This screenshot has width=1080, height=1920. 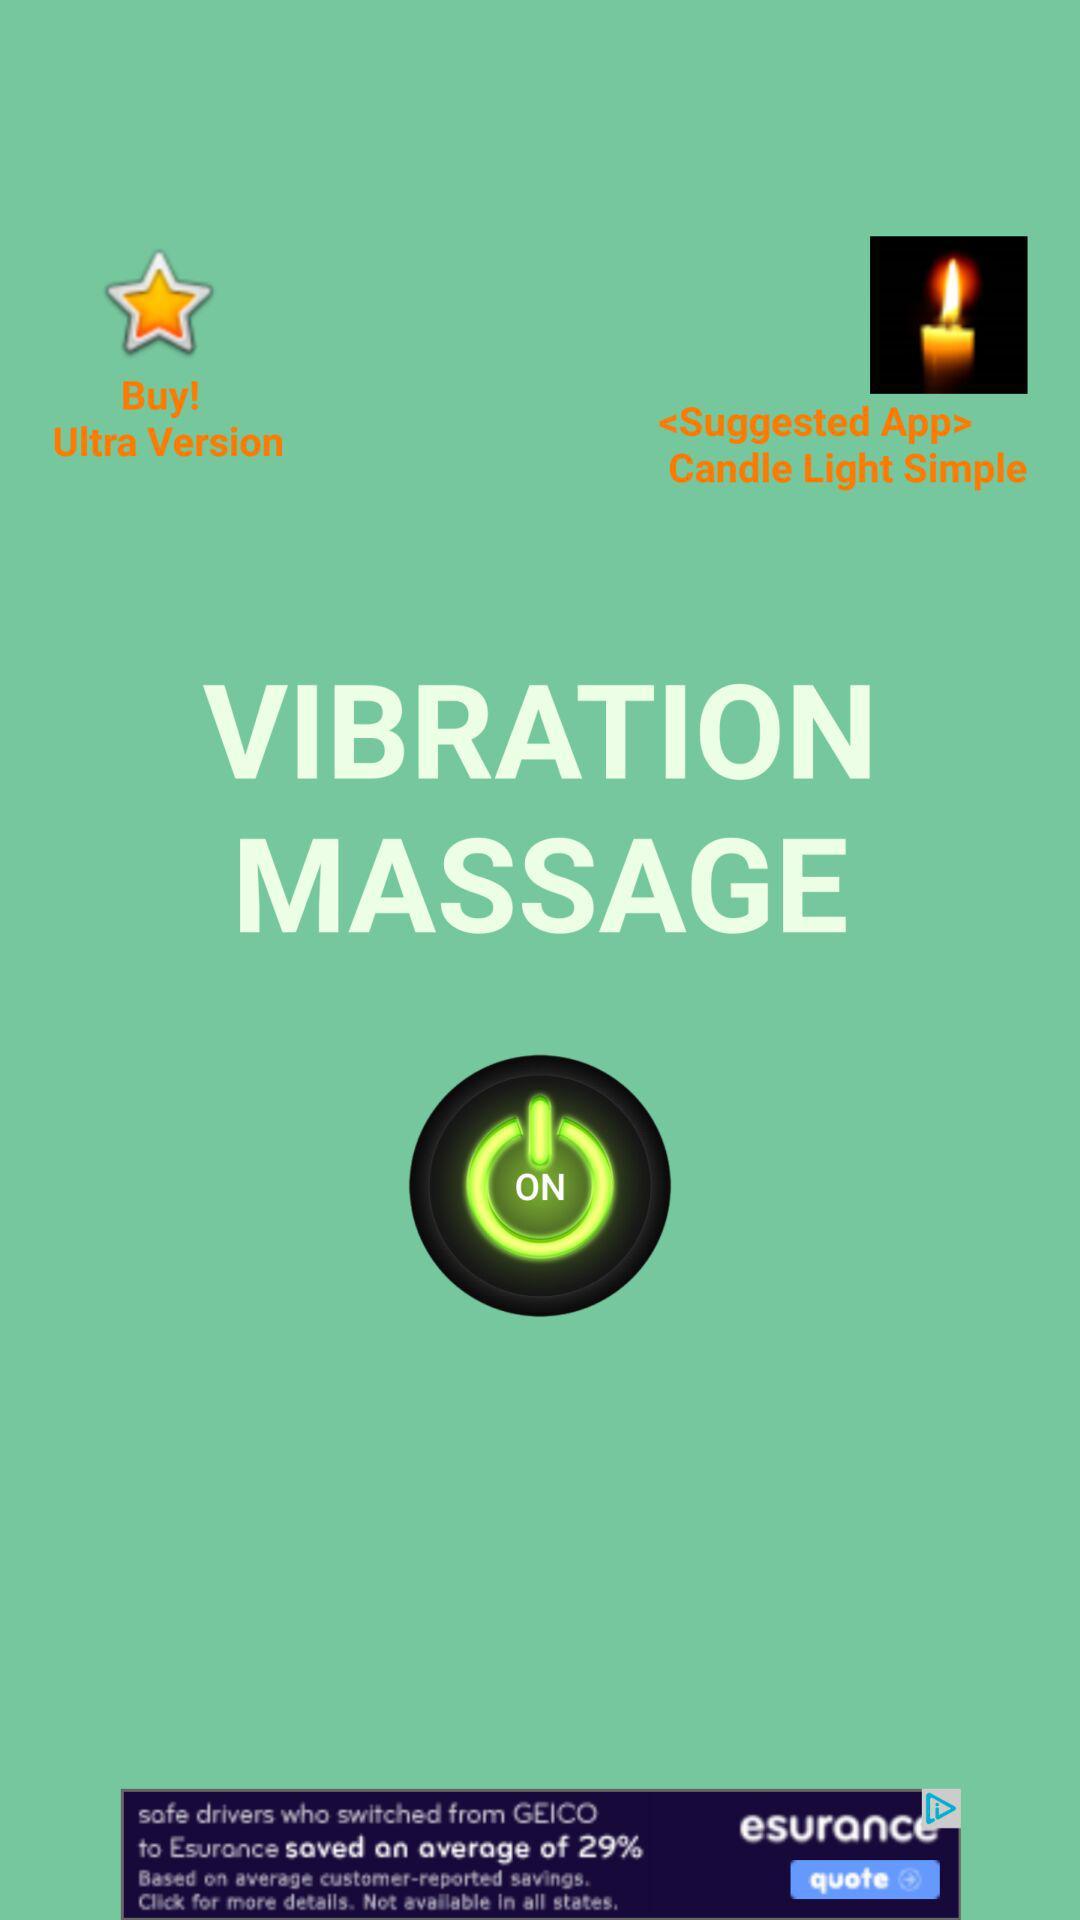 I want to click on open advertisement, so click(x=540, y=1853).